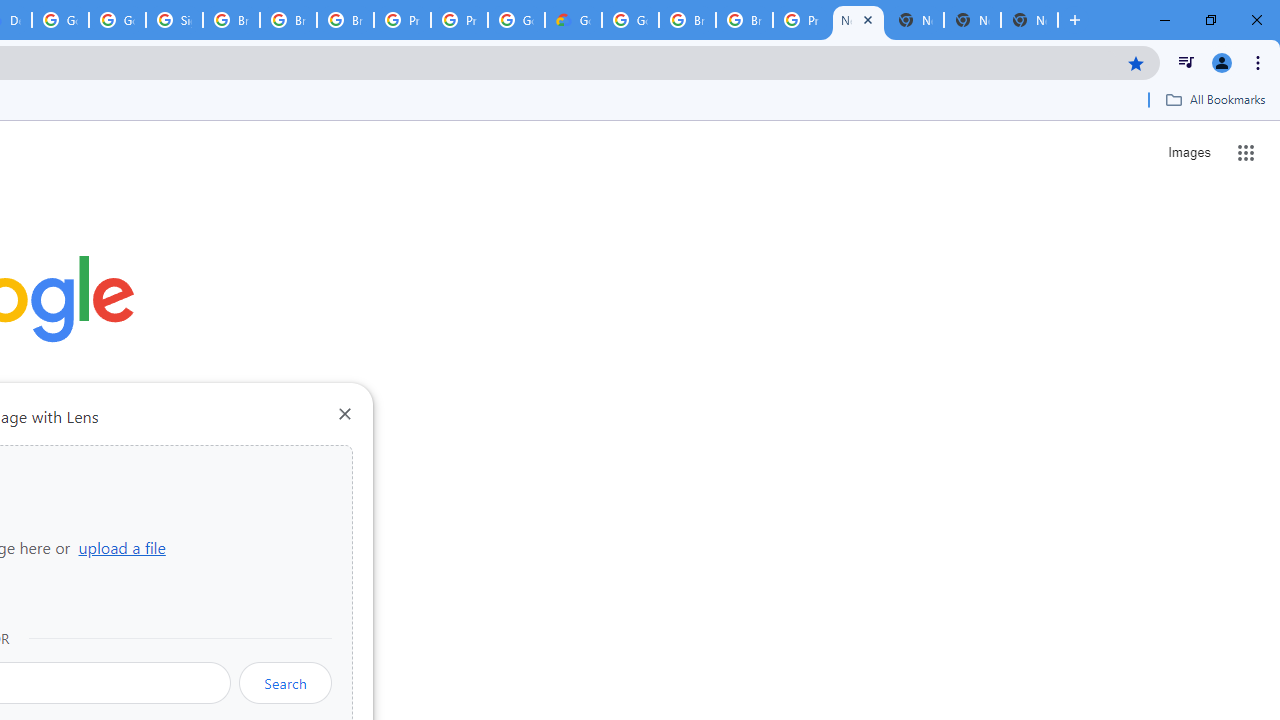 The height and width of the screenshot is (720, 1280). I want to click on 'New Tab', so click(858, 20).